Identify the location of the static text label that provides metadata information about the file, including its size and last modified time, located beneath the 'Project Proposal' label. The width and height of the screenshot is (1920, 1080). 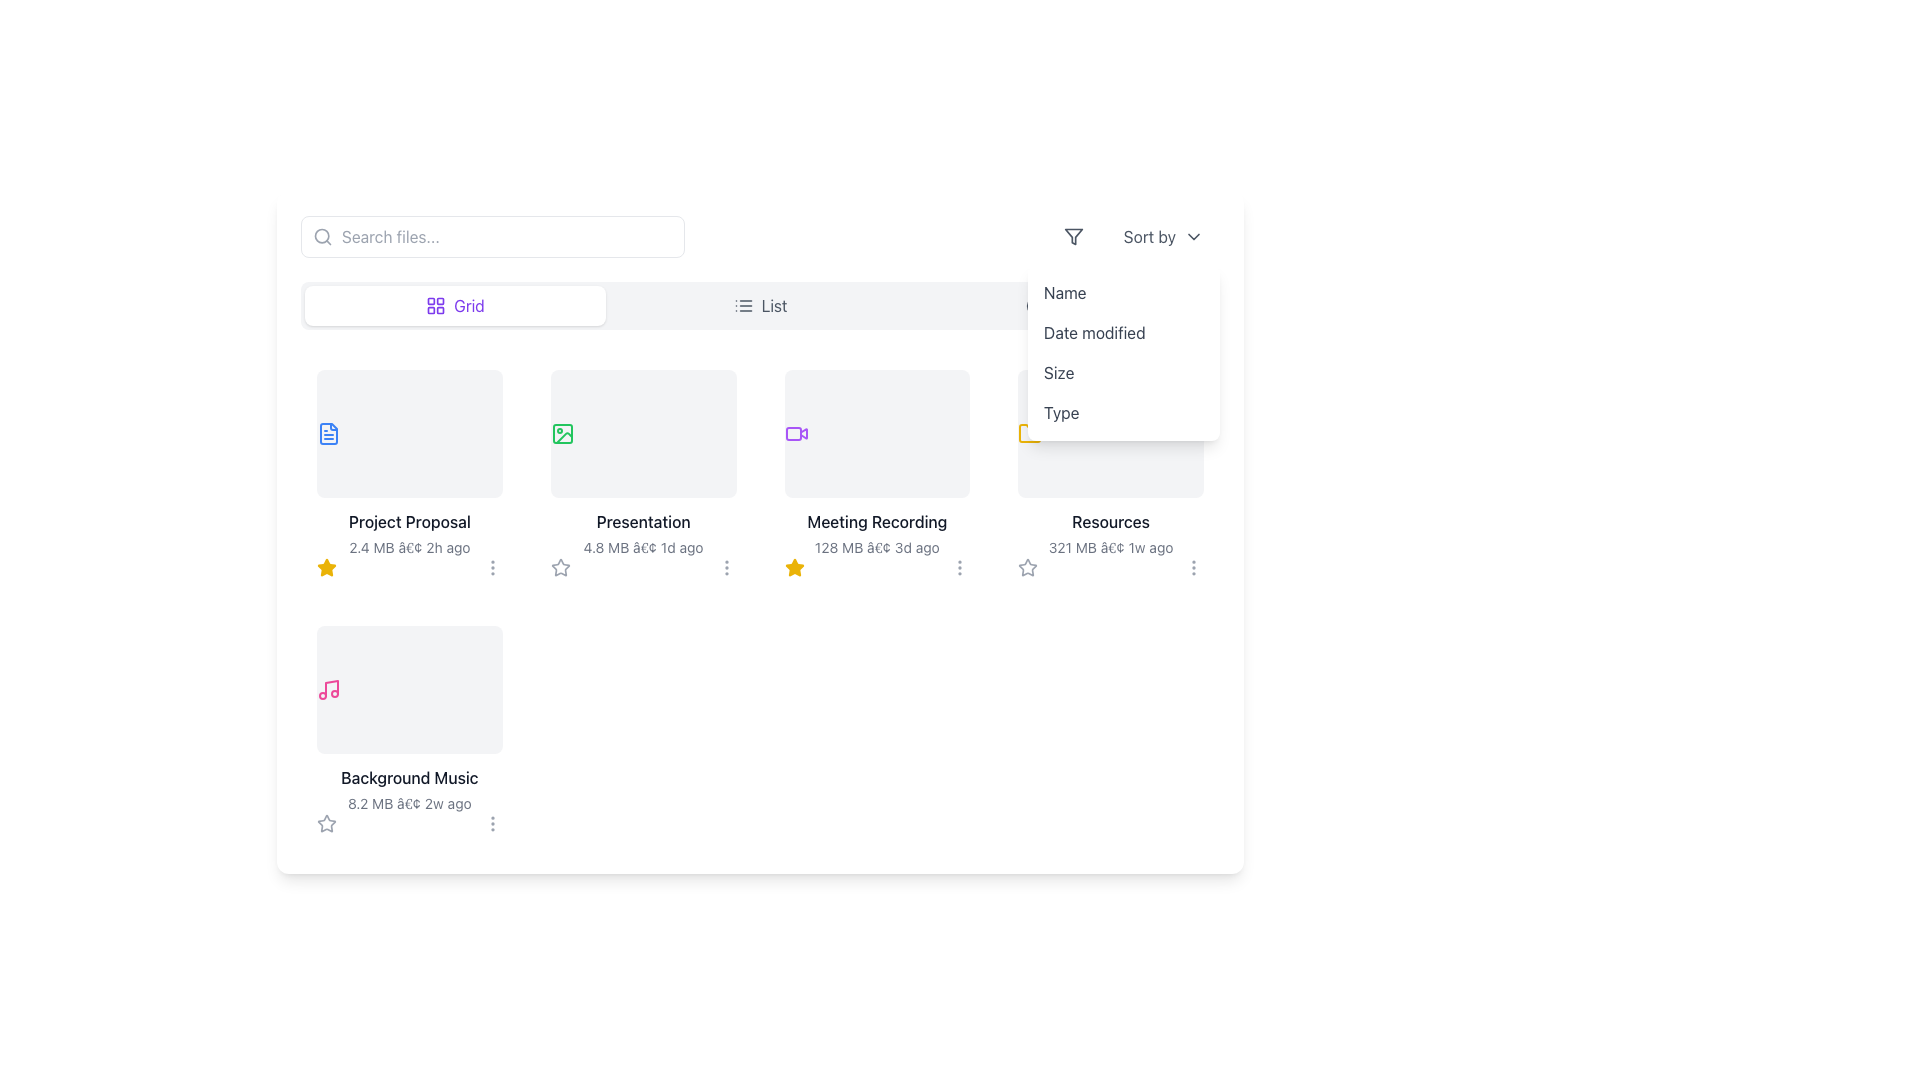
(408, 547).